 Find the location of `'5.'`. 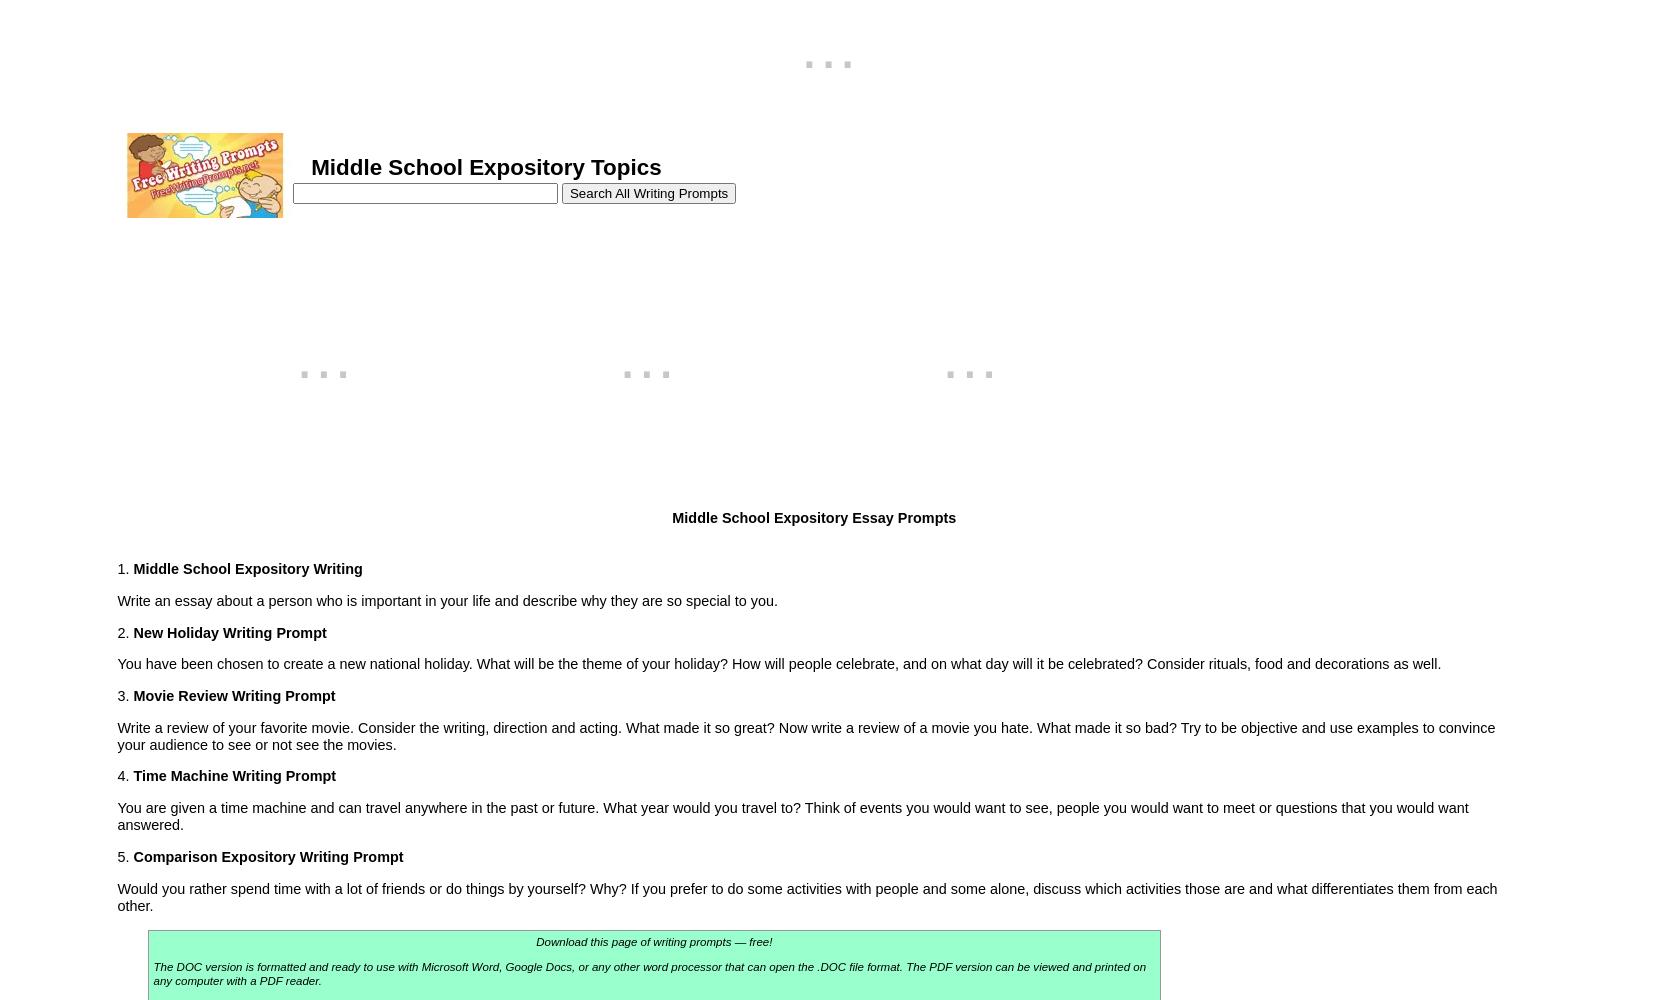

'5.' is located at coordinates (124, 856).